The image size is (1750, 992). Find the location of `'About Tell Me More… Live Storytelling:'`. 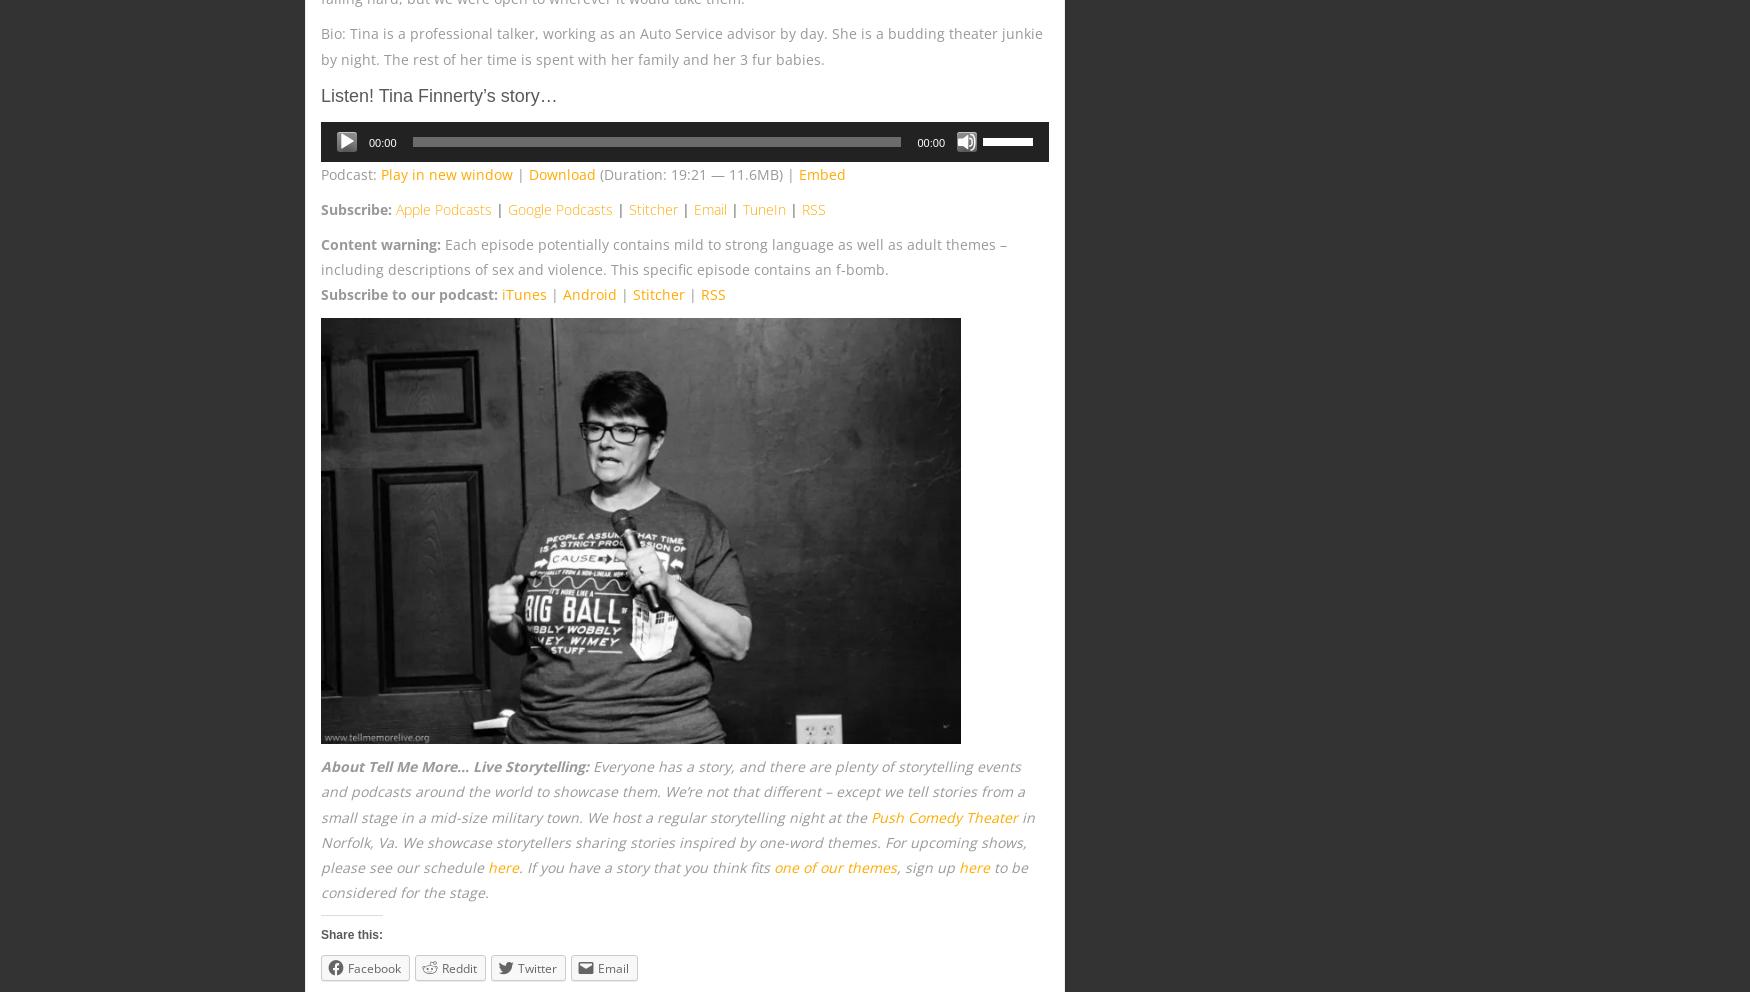

'About Tell Me More… Live Storytelling:' is located at coordinates (456, 765).